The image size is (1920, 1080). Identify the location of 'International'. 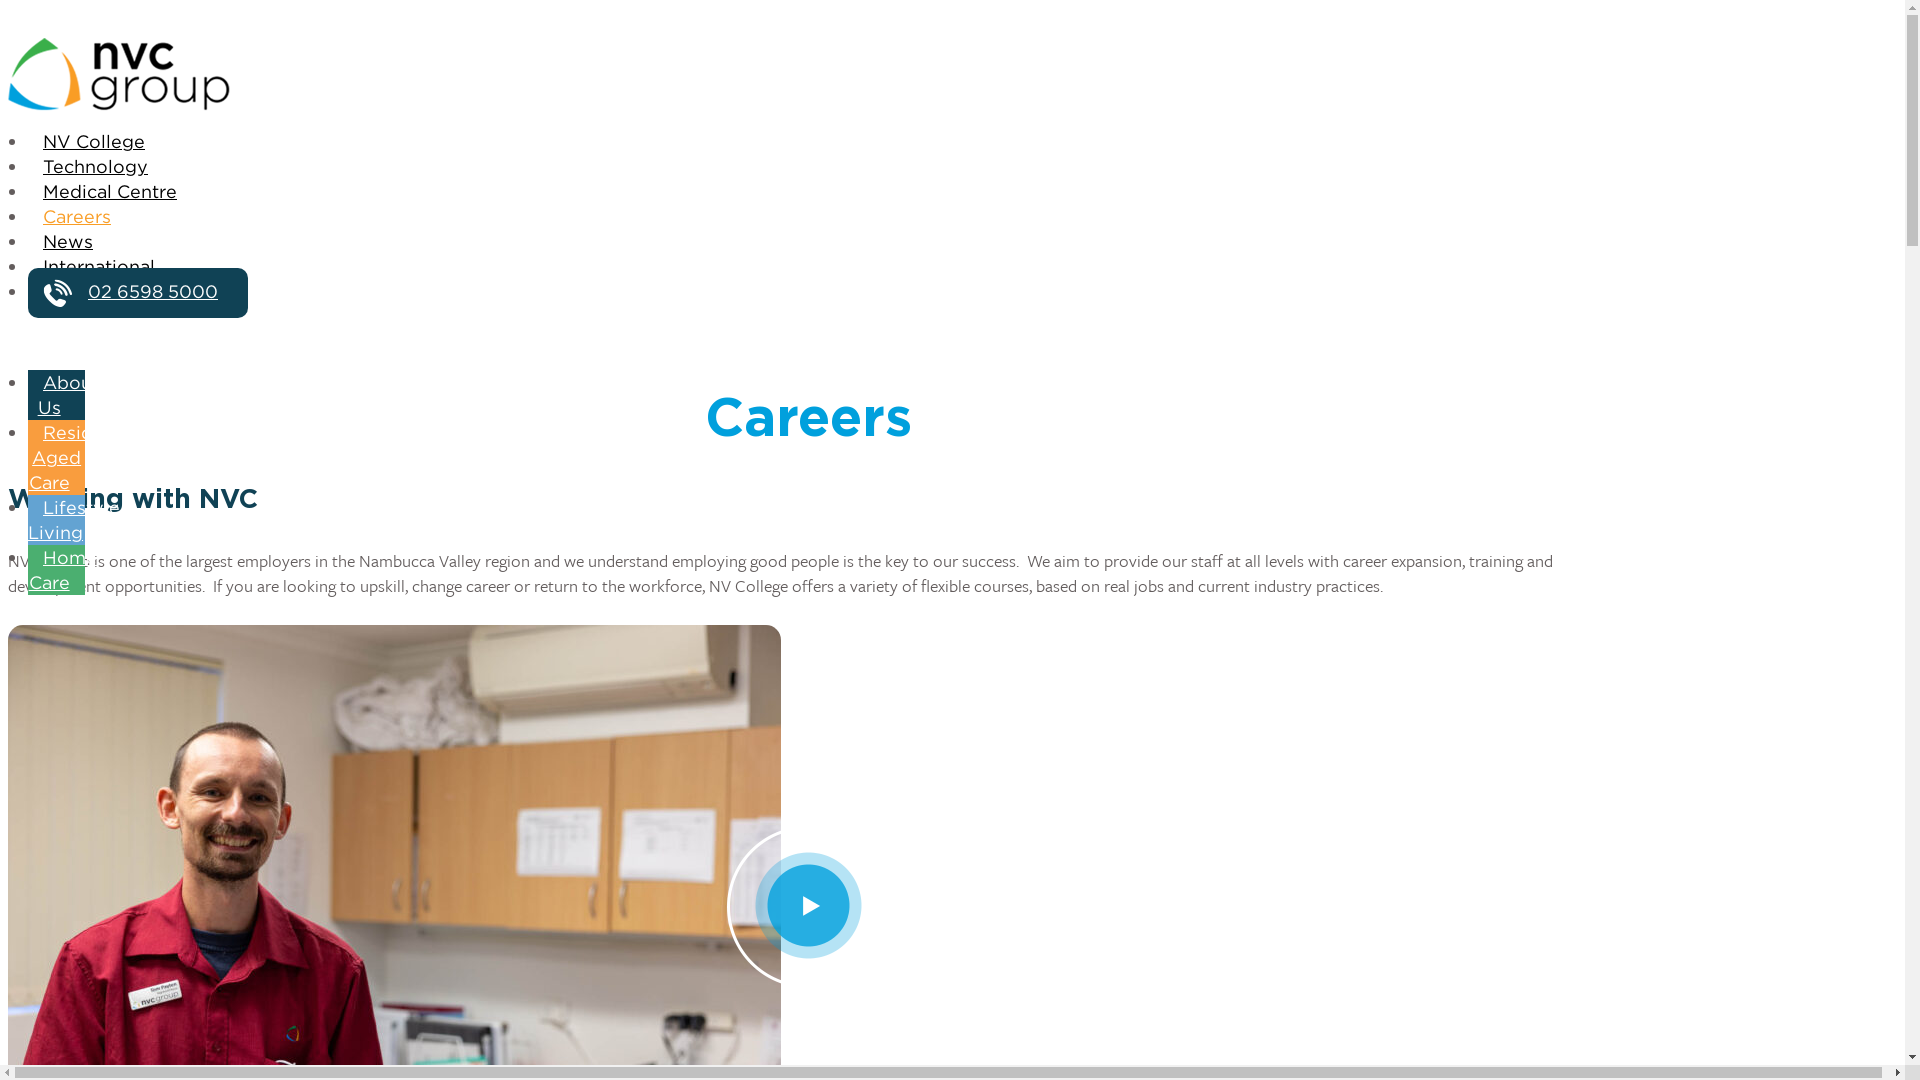
(98, 266).